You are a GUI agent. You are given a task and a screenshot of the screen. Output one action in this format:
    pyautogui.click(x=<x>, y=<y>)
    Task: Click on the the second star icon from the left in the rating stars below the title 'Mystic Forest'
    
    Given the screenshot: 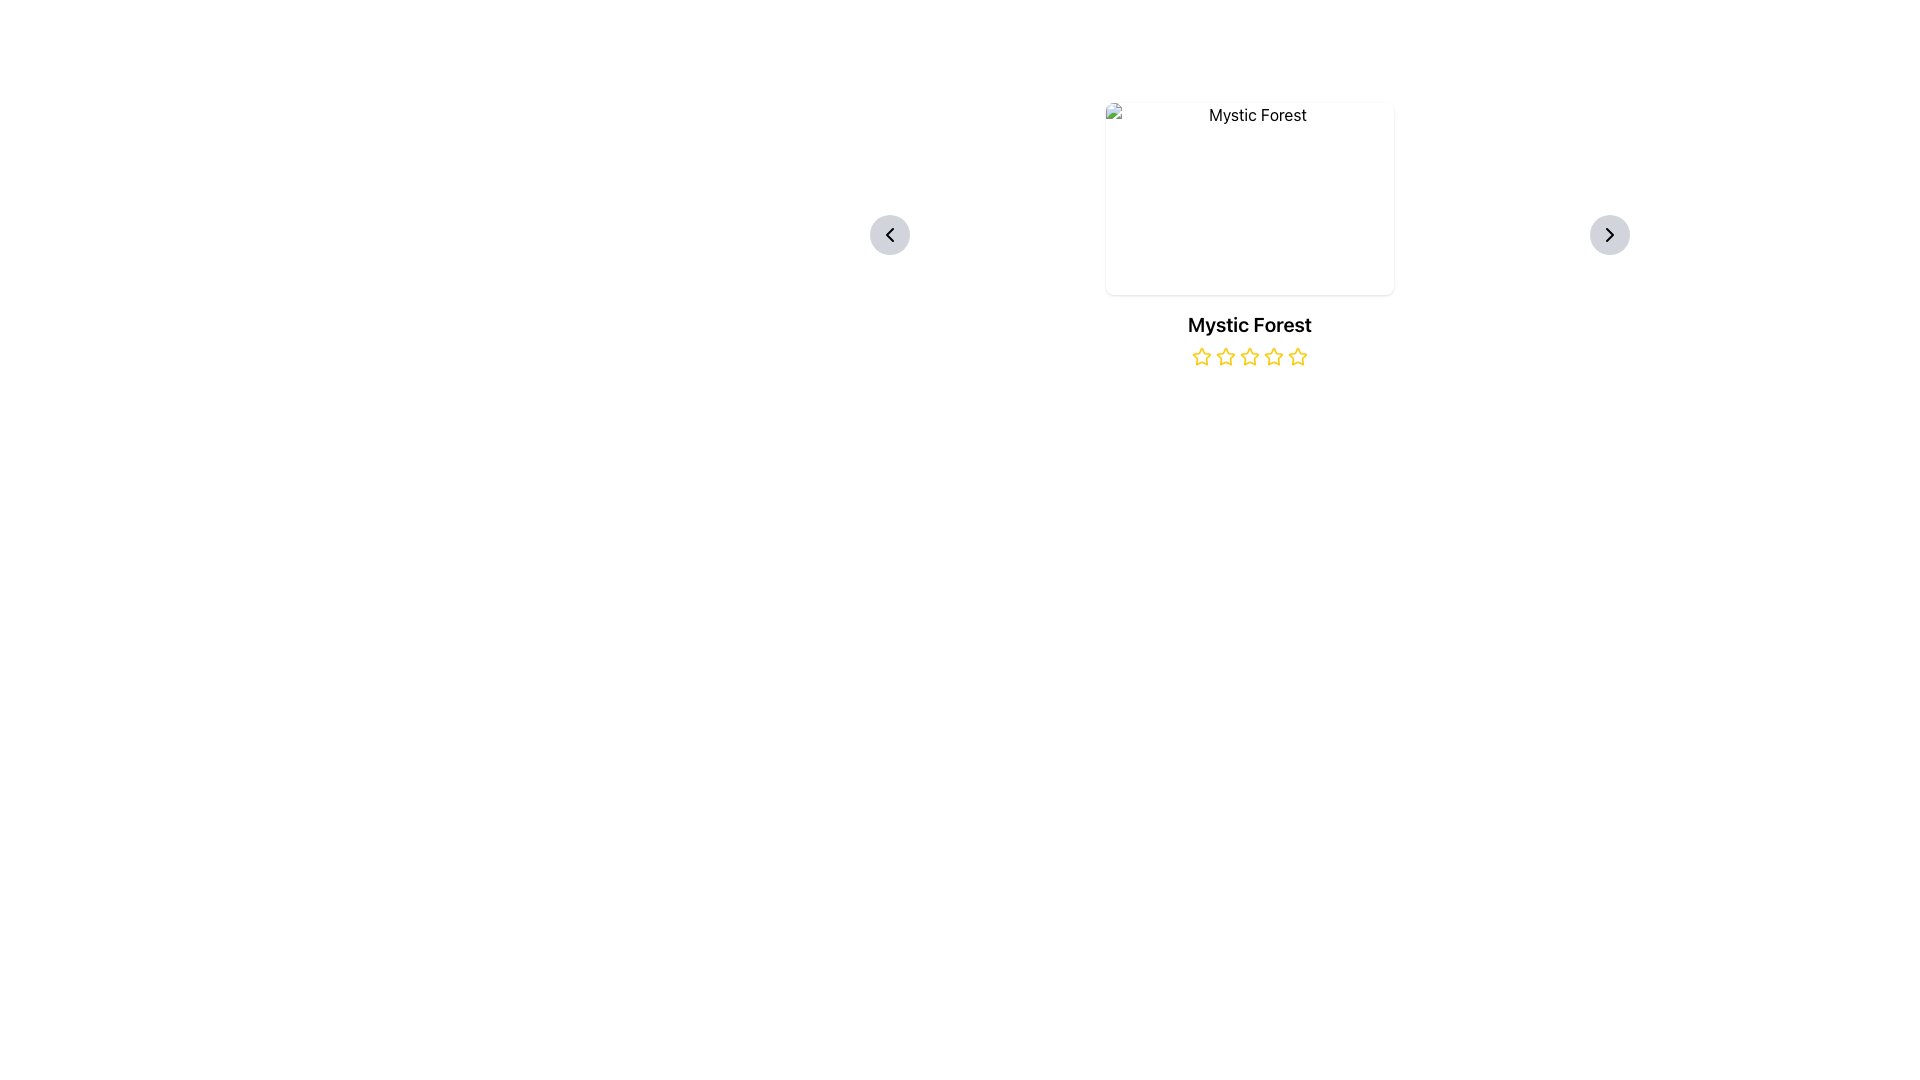 What is the action you would take?
    pyautogui.click(x=1224, y=356)
    